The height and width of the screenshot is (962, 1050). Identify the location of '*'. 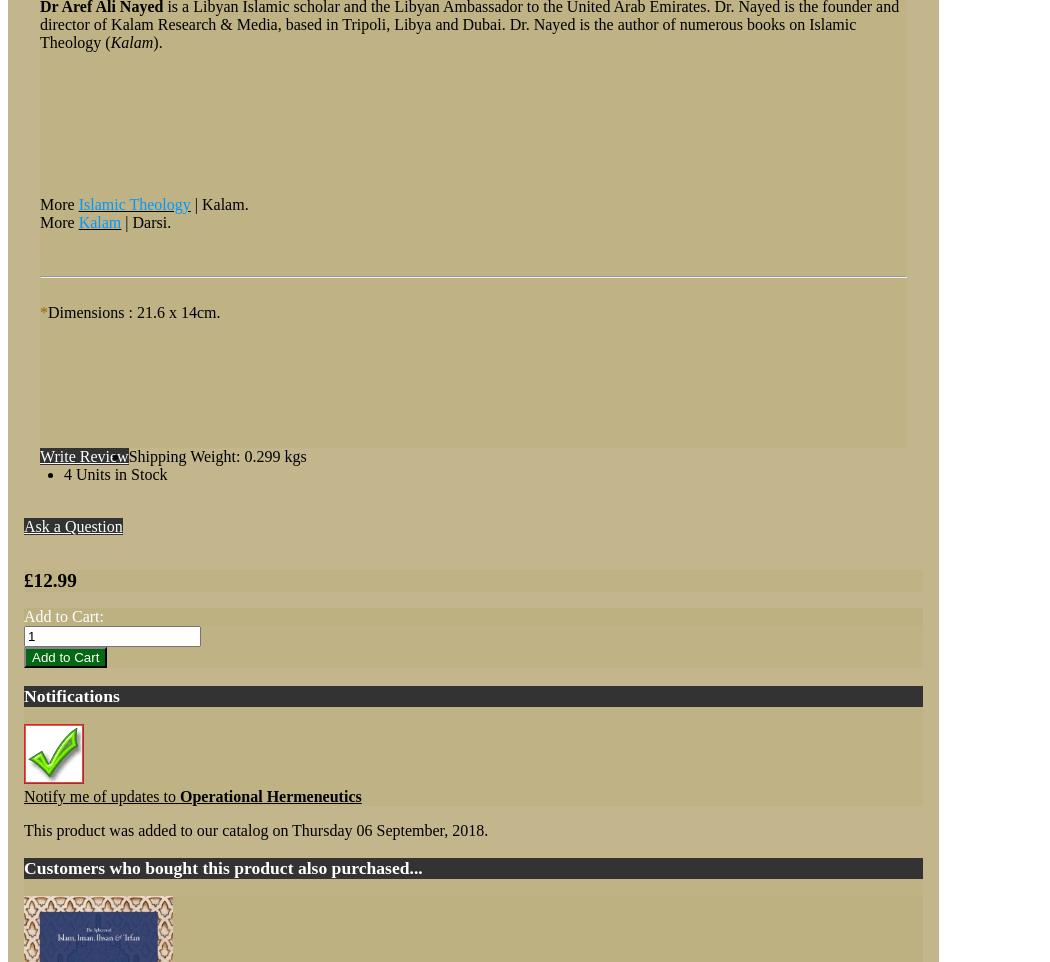
(42, 311).